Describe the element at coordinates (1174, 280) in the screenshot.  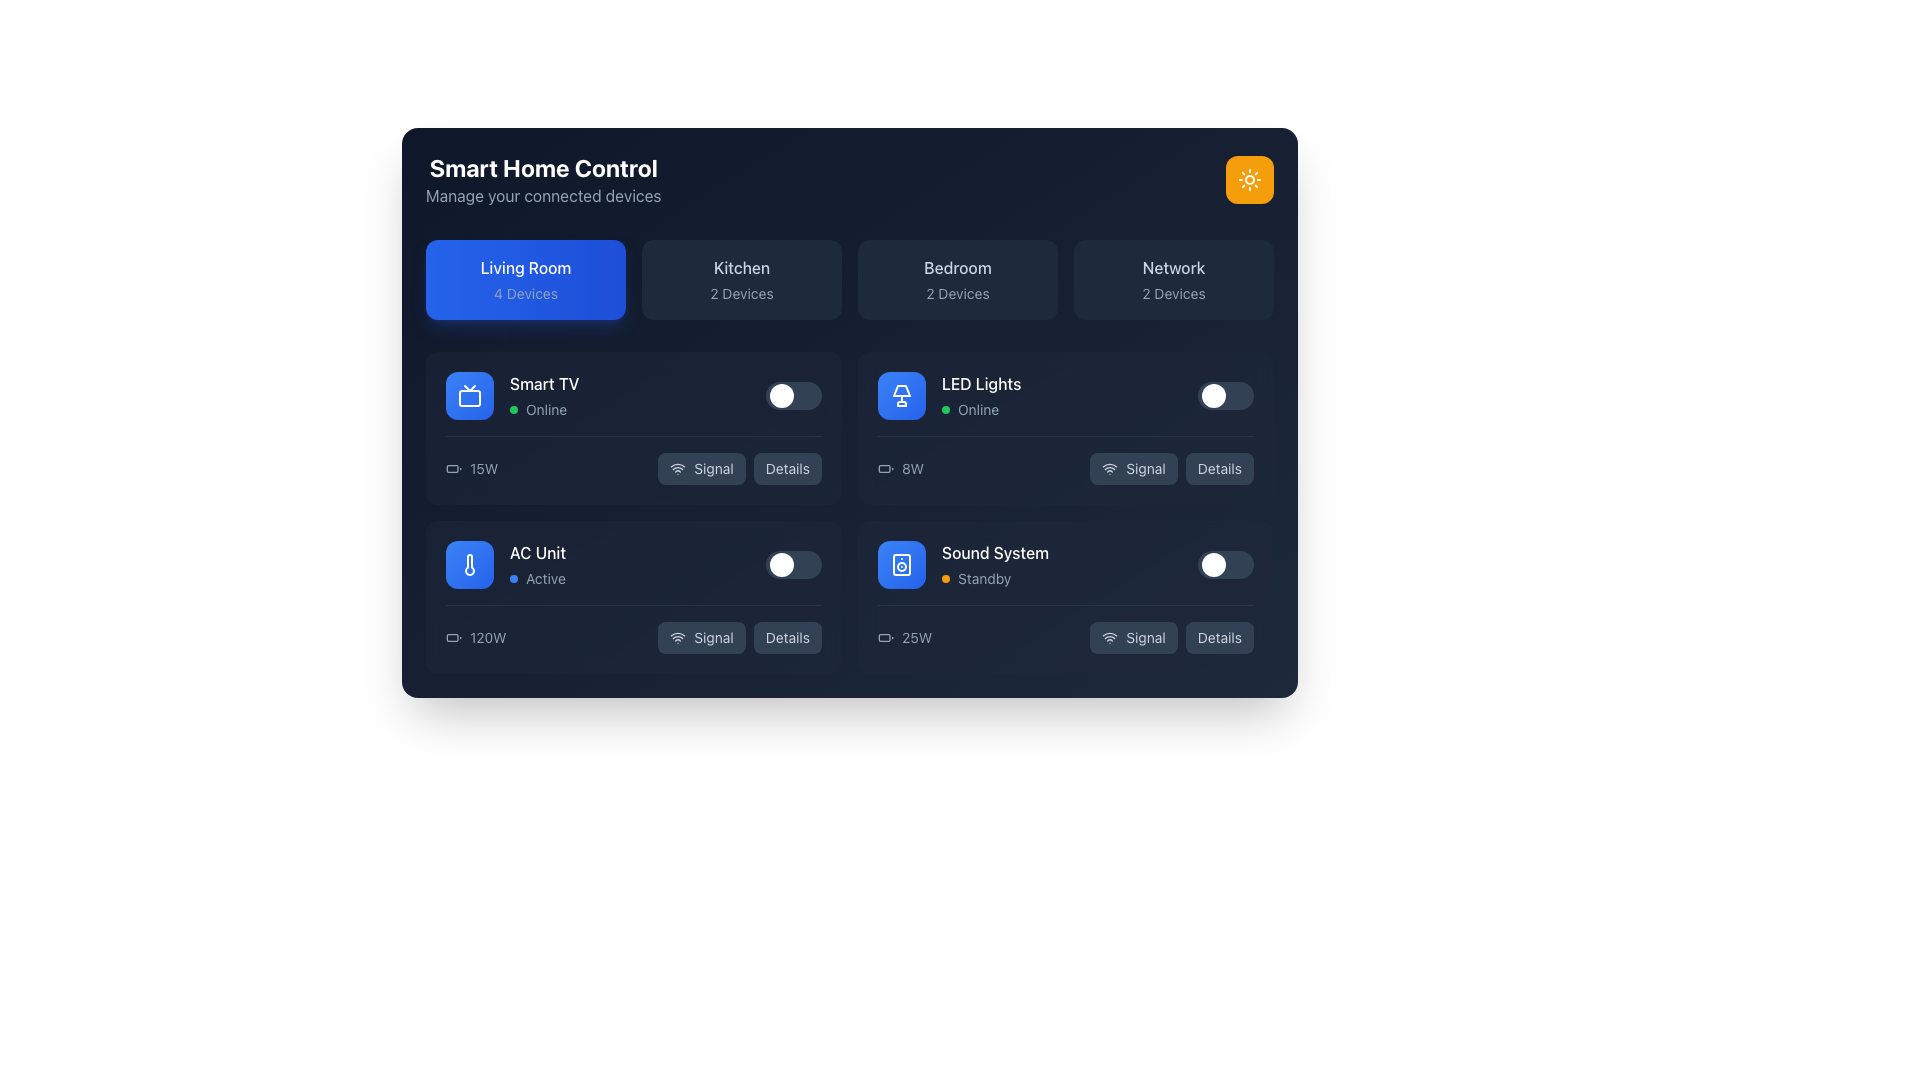
I see `the 'Network' button, which is the fourth card in the top row of the smart home control interface grid, to perform network-related operations` at that location.